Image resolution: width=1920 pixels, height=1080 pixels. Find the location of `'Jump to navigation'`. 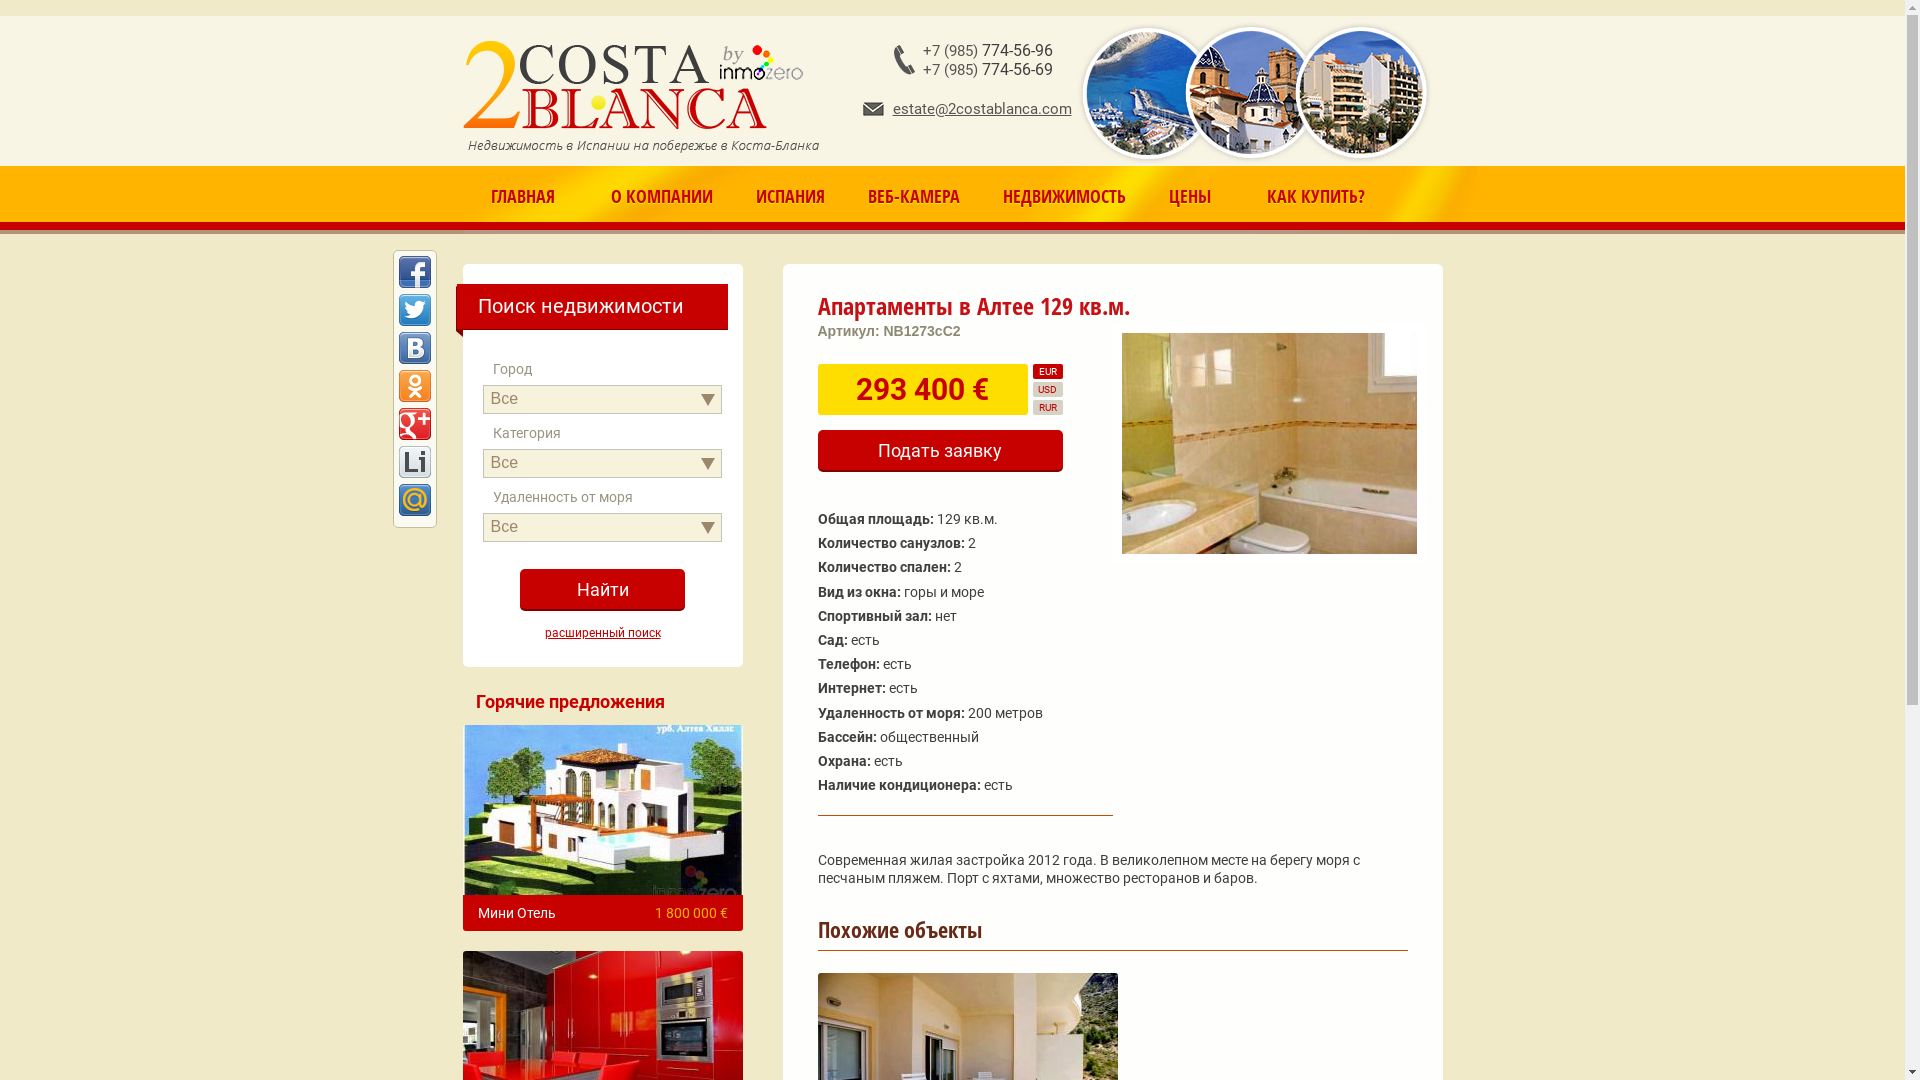

'Jump to navigation' is located at coordinates (951, 3).